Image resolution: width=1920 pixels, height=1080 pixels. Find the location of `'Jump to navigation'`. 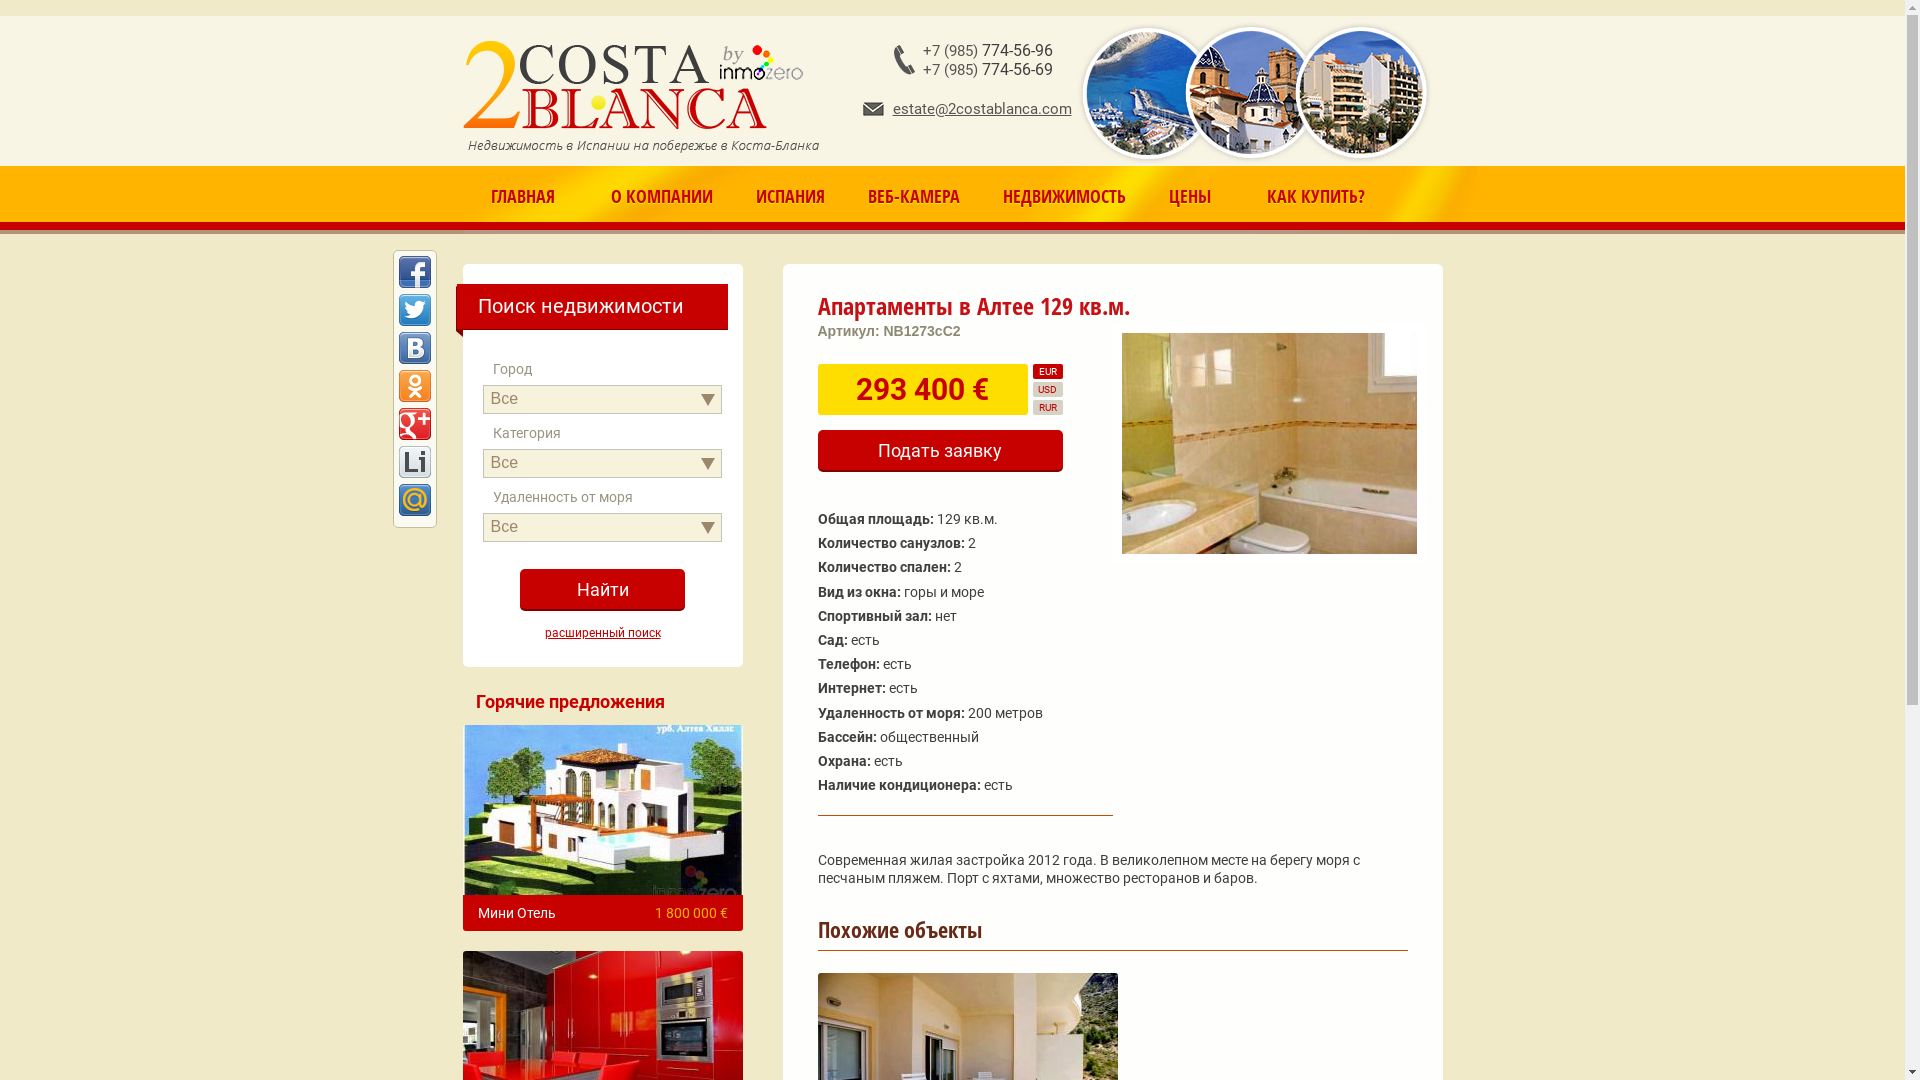

'Jump to navigation' is located at coordinates (951, 3).